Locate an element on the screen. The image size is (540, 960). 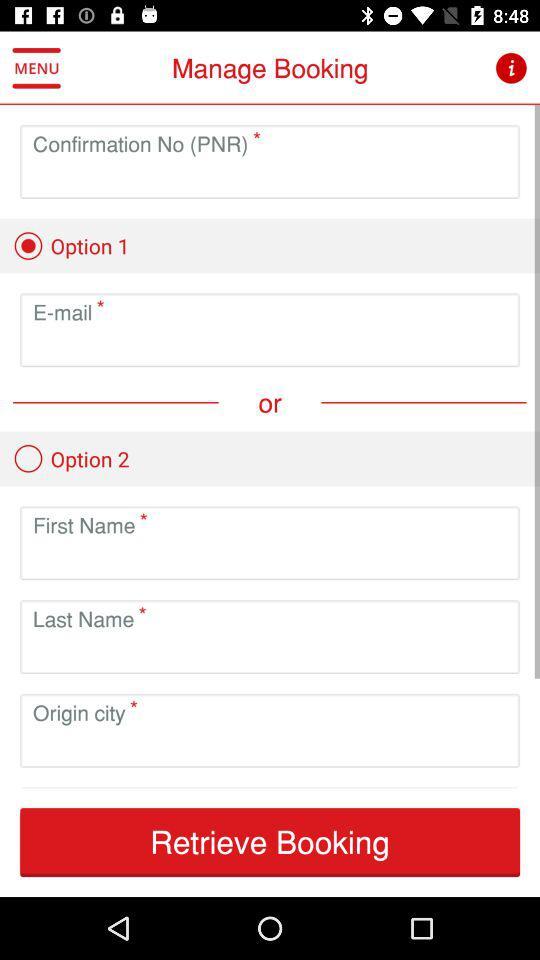
the icon at the top right corner is located at coordinates (511, 68).